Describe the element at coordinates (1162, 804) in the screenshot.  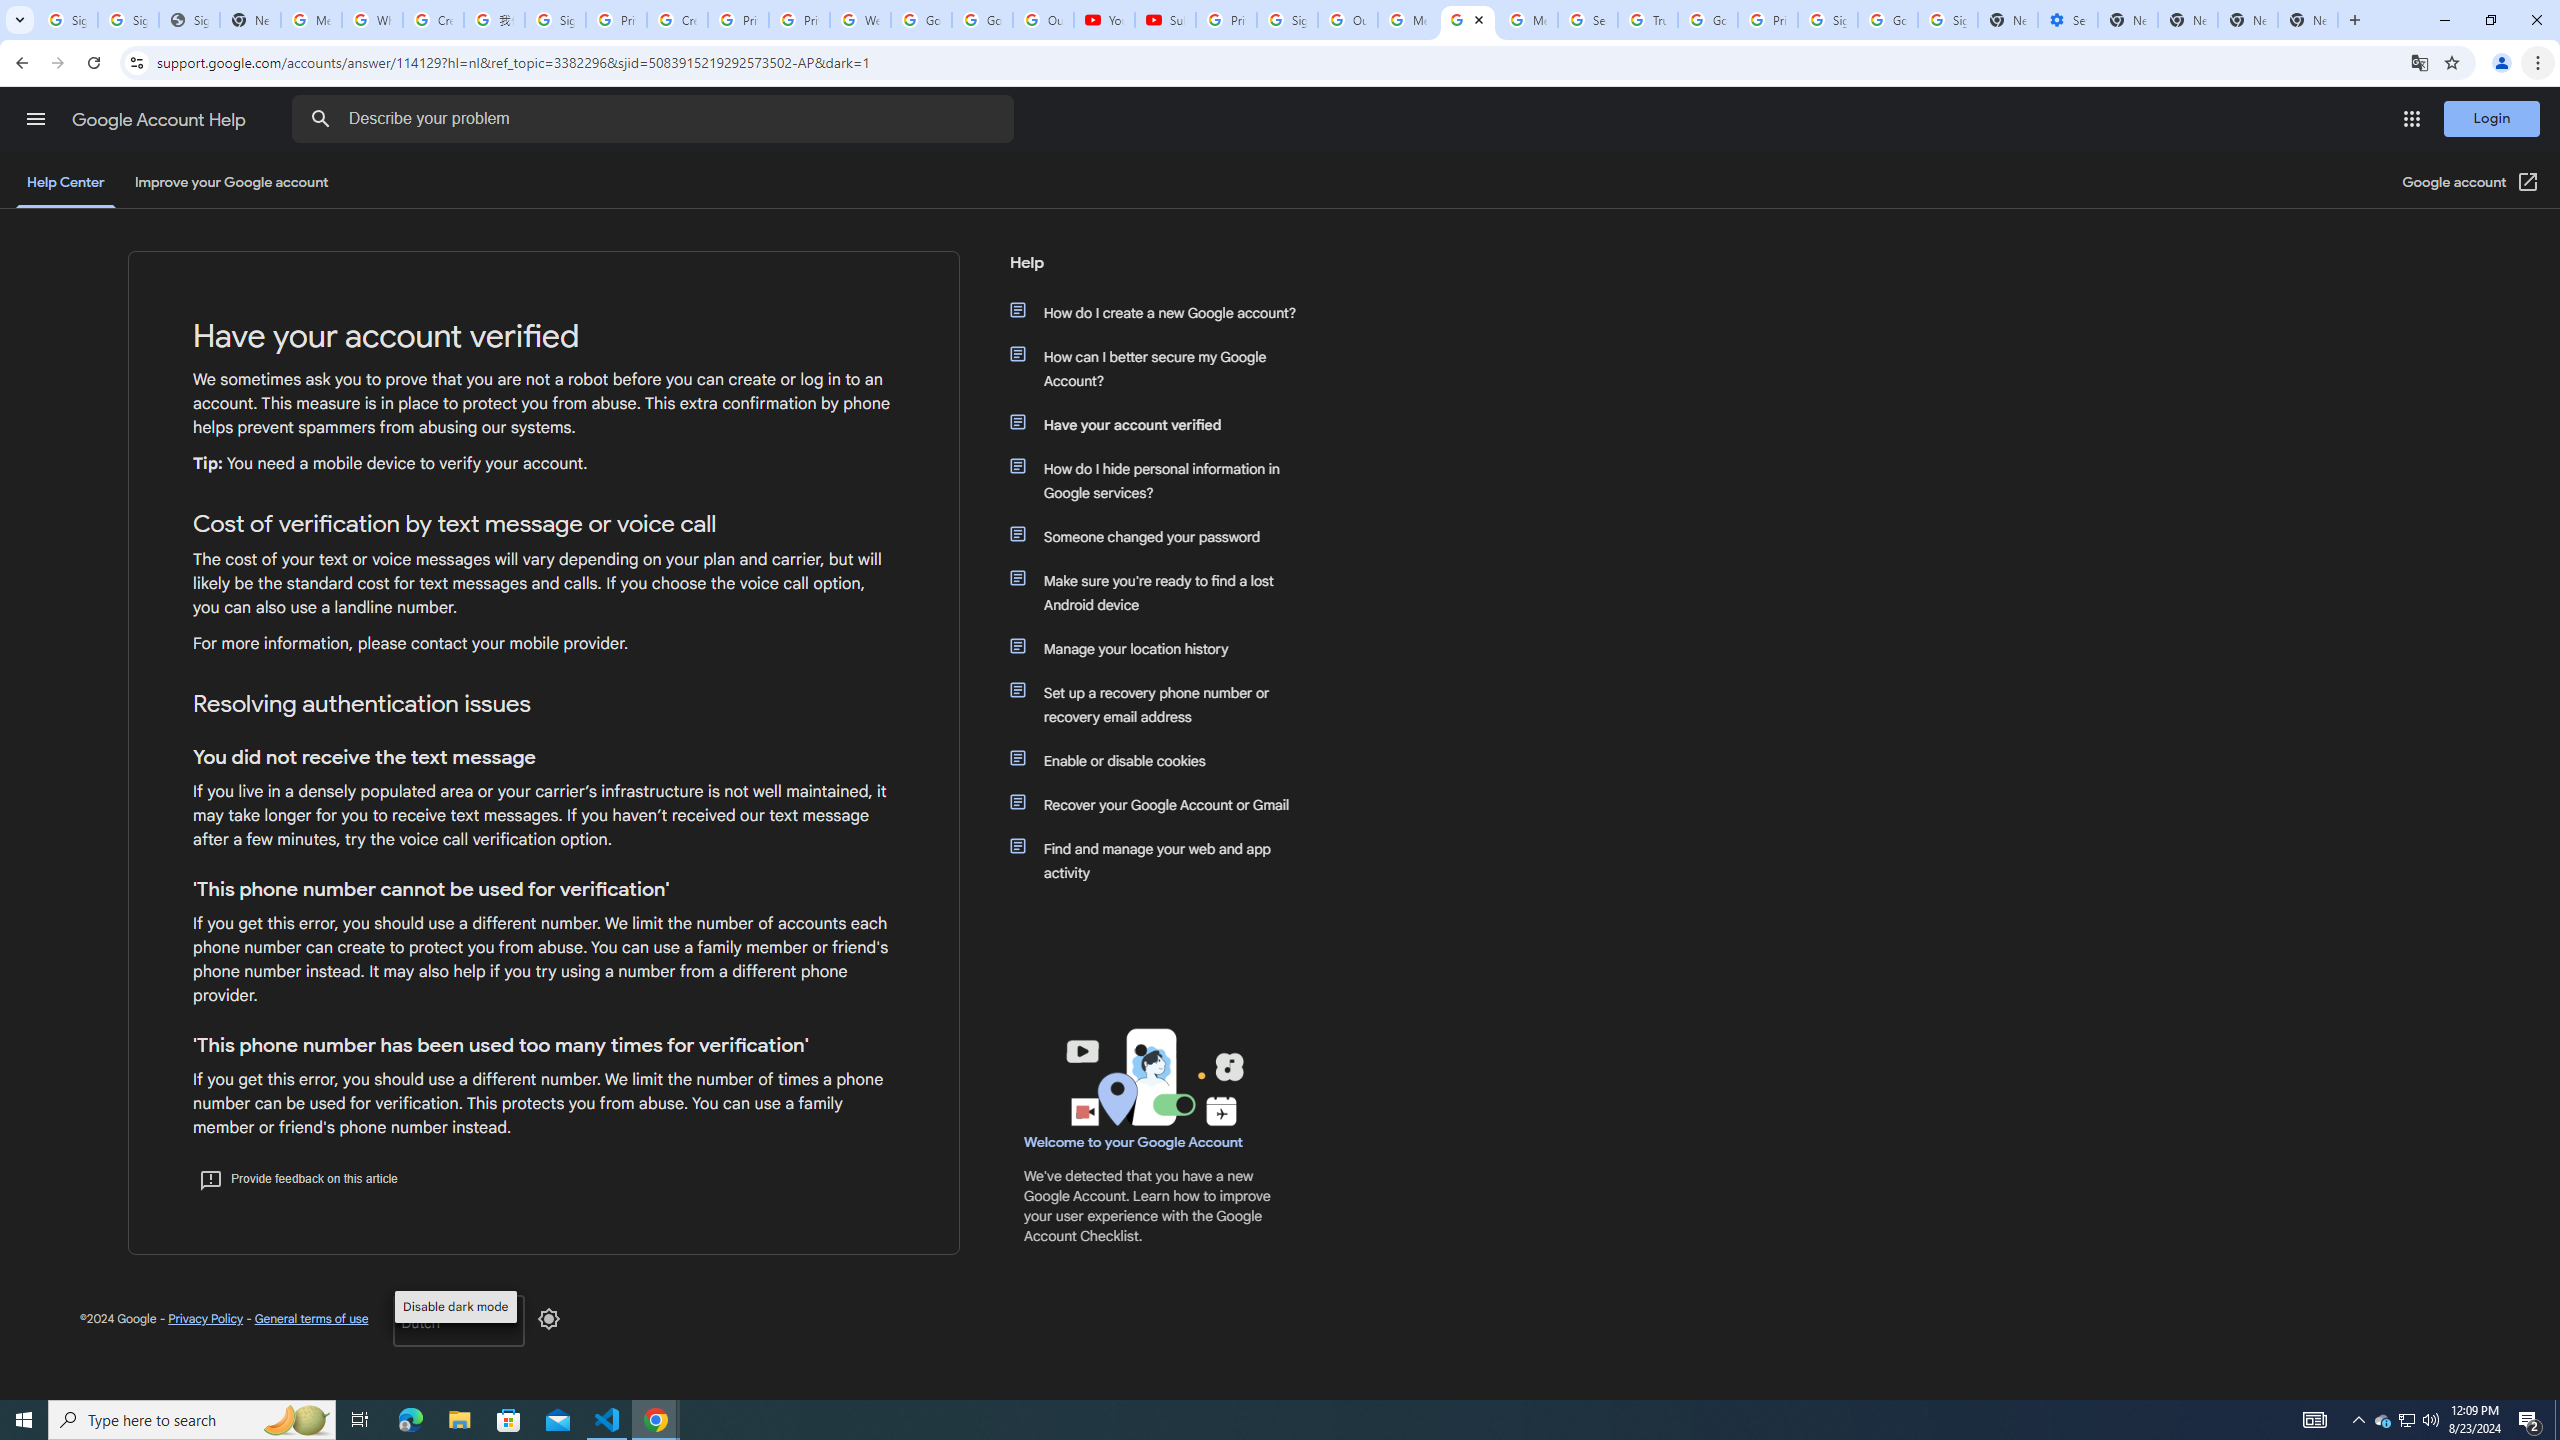
I see `'Recover your Google Account or Gmail'` at that location.